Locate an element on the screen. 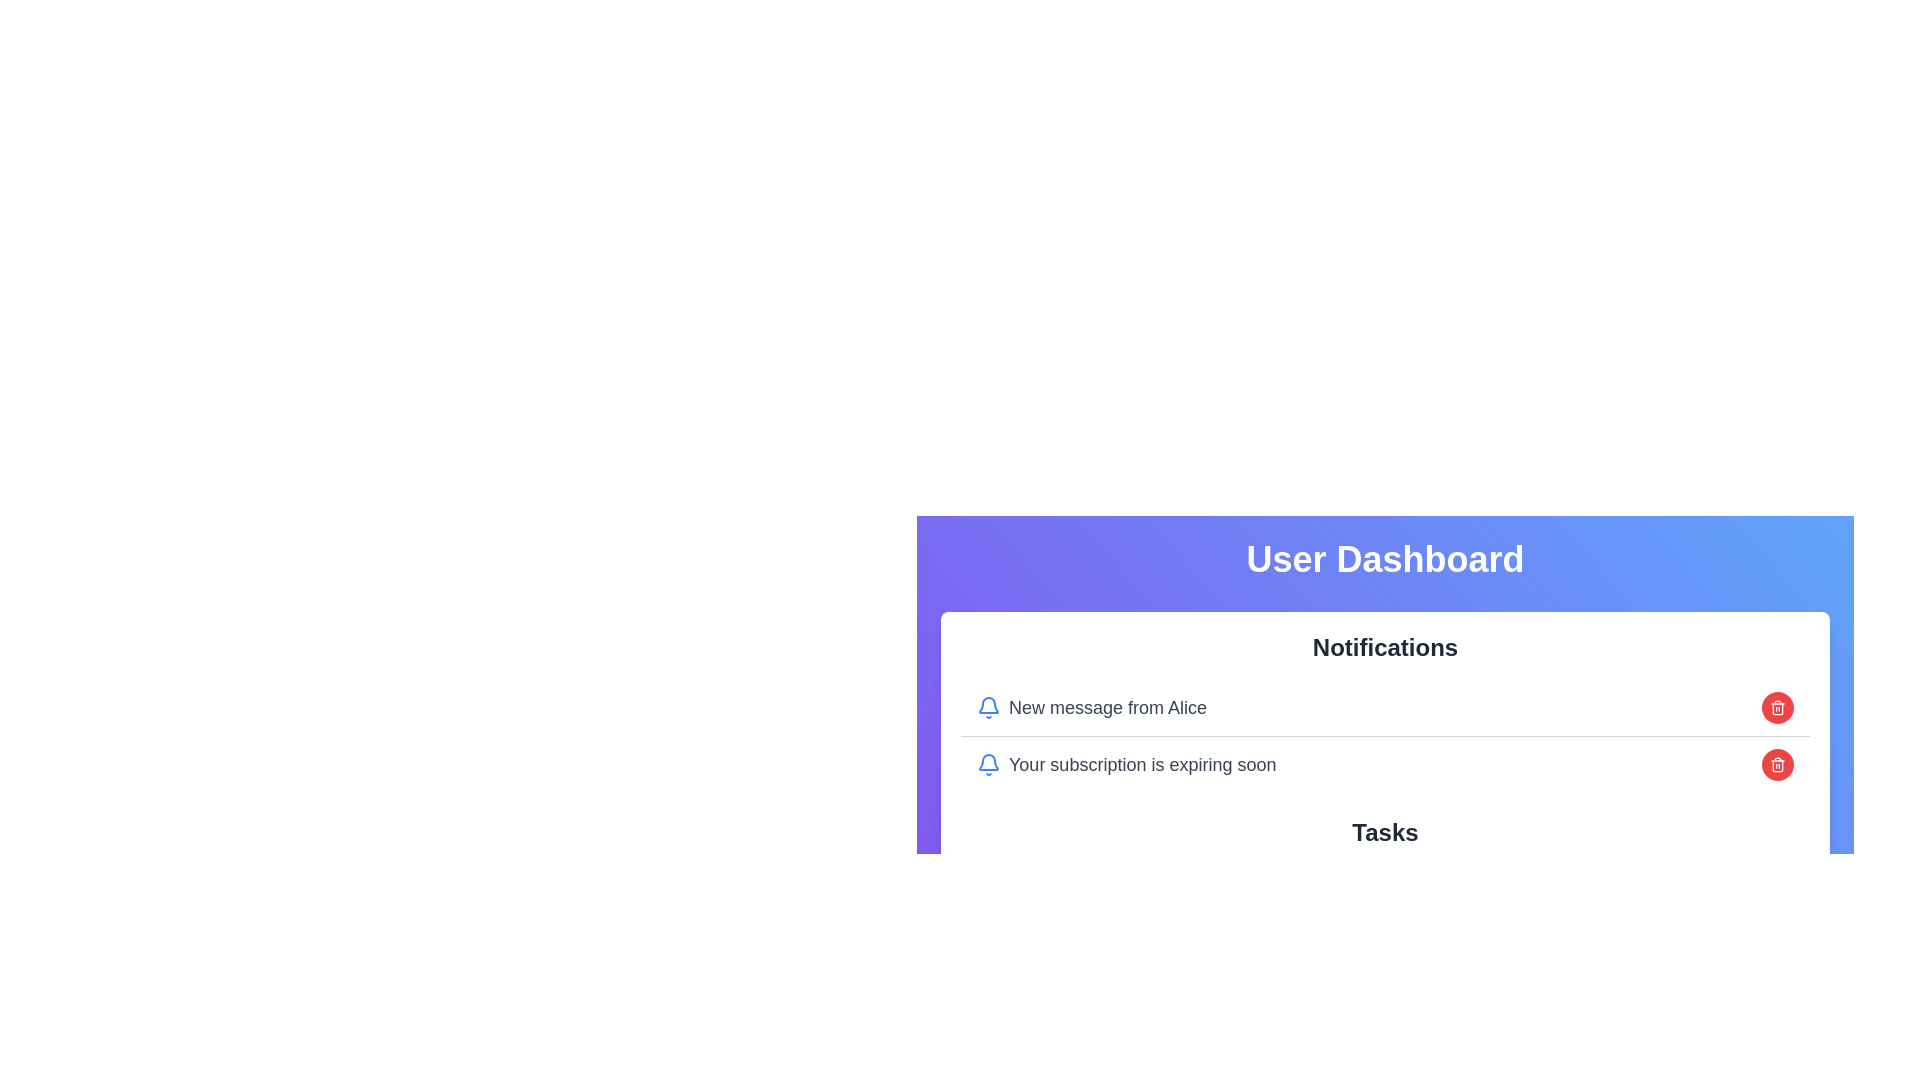 This screenshot has width=1920, height=1080. the notification text label stating 'Your subscription is expiring soon' which is the second notification under the 'Notifications' section is located at coordinates (1126, 764).